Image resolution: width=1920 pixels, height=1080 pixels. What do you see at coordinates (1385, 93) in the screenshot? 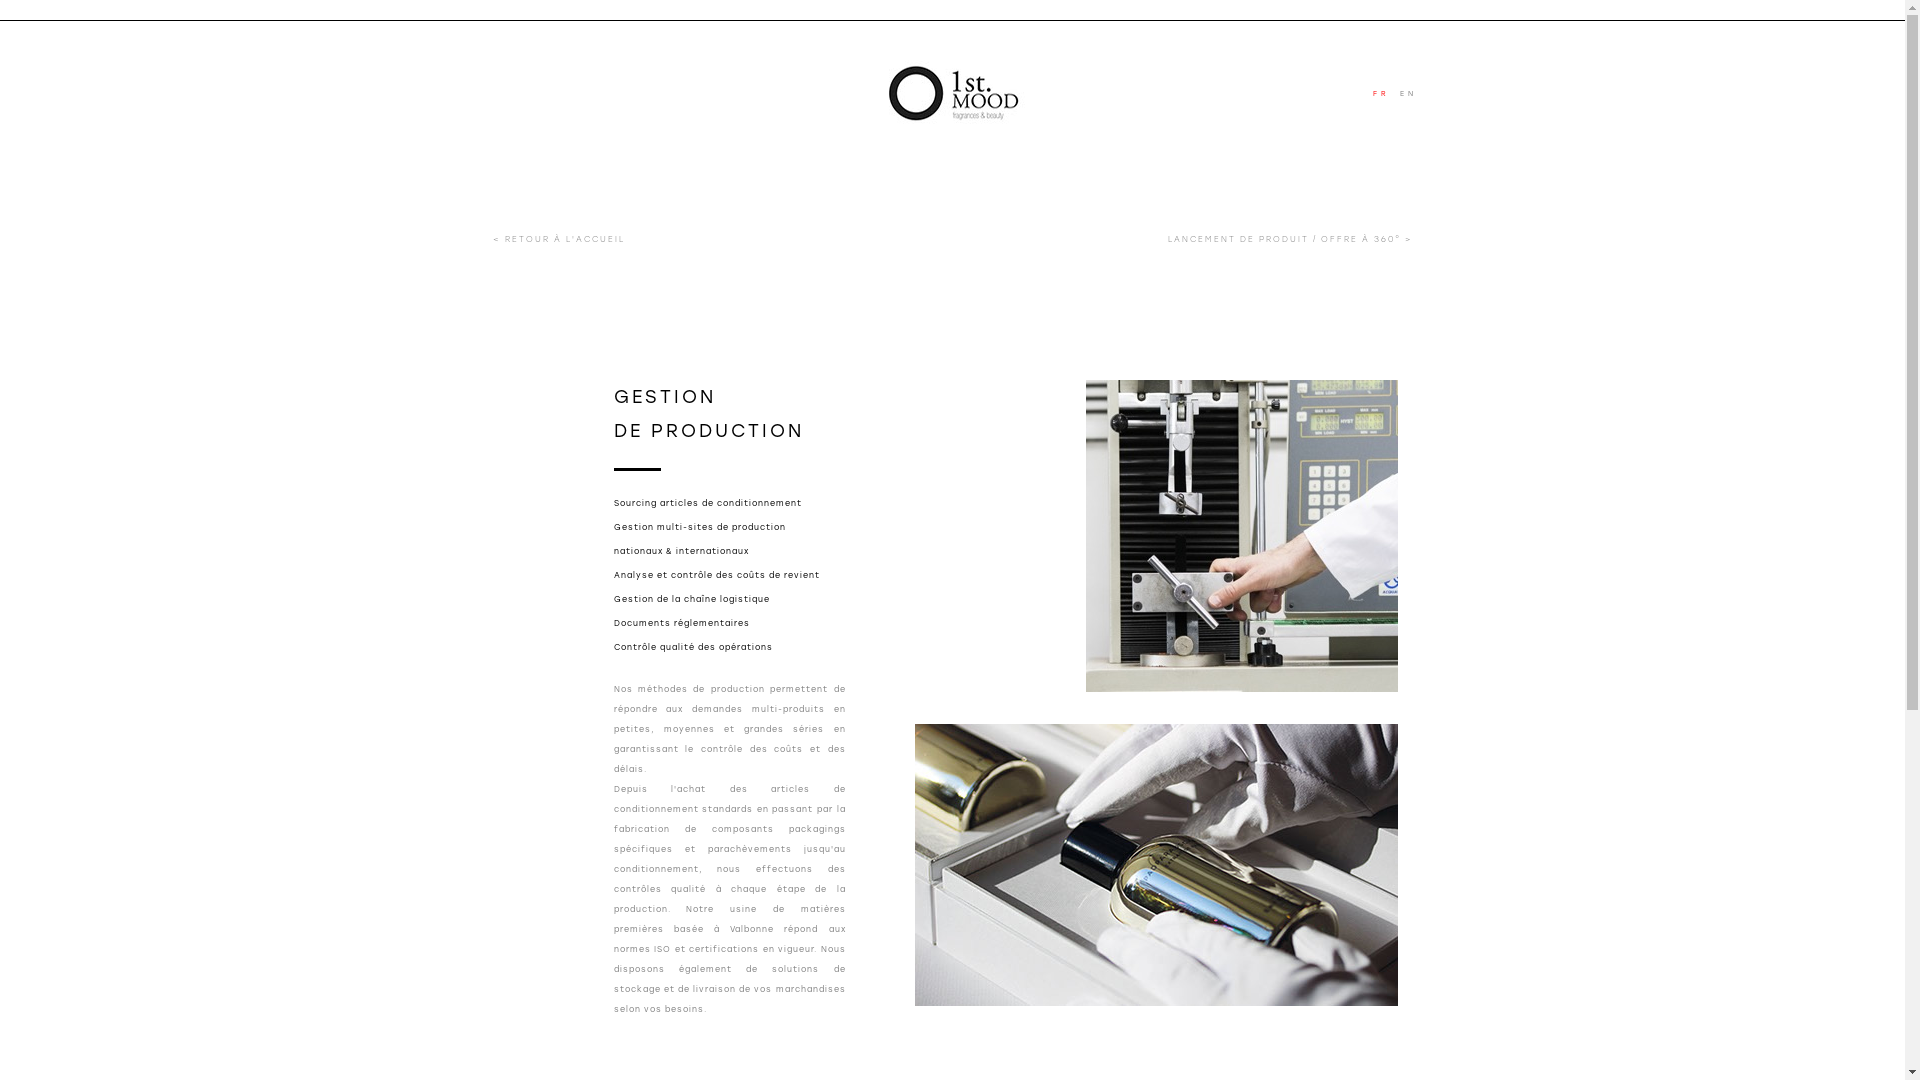
I see `'FR'` at bounding box center [1385, 93].